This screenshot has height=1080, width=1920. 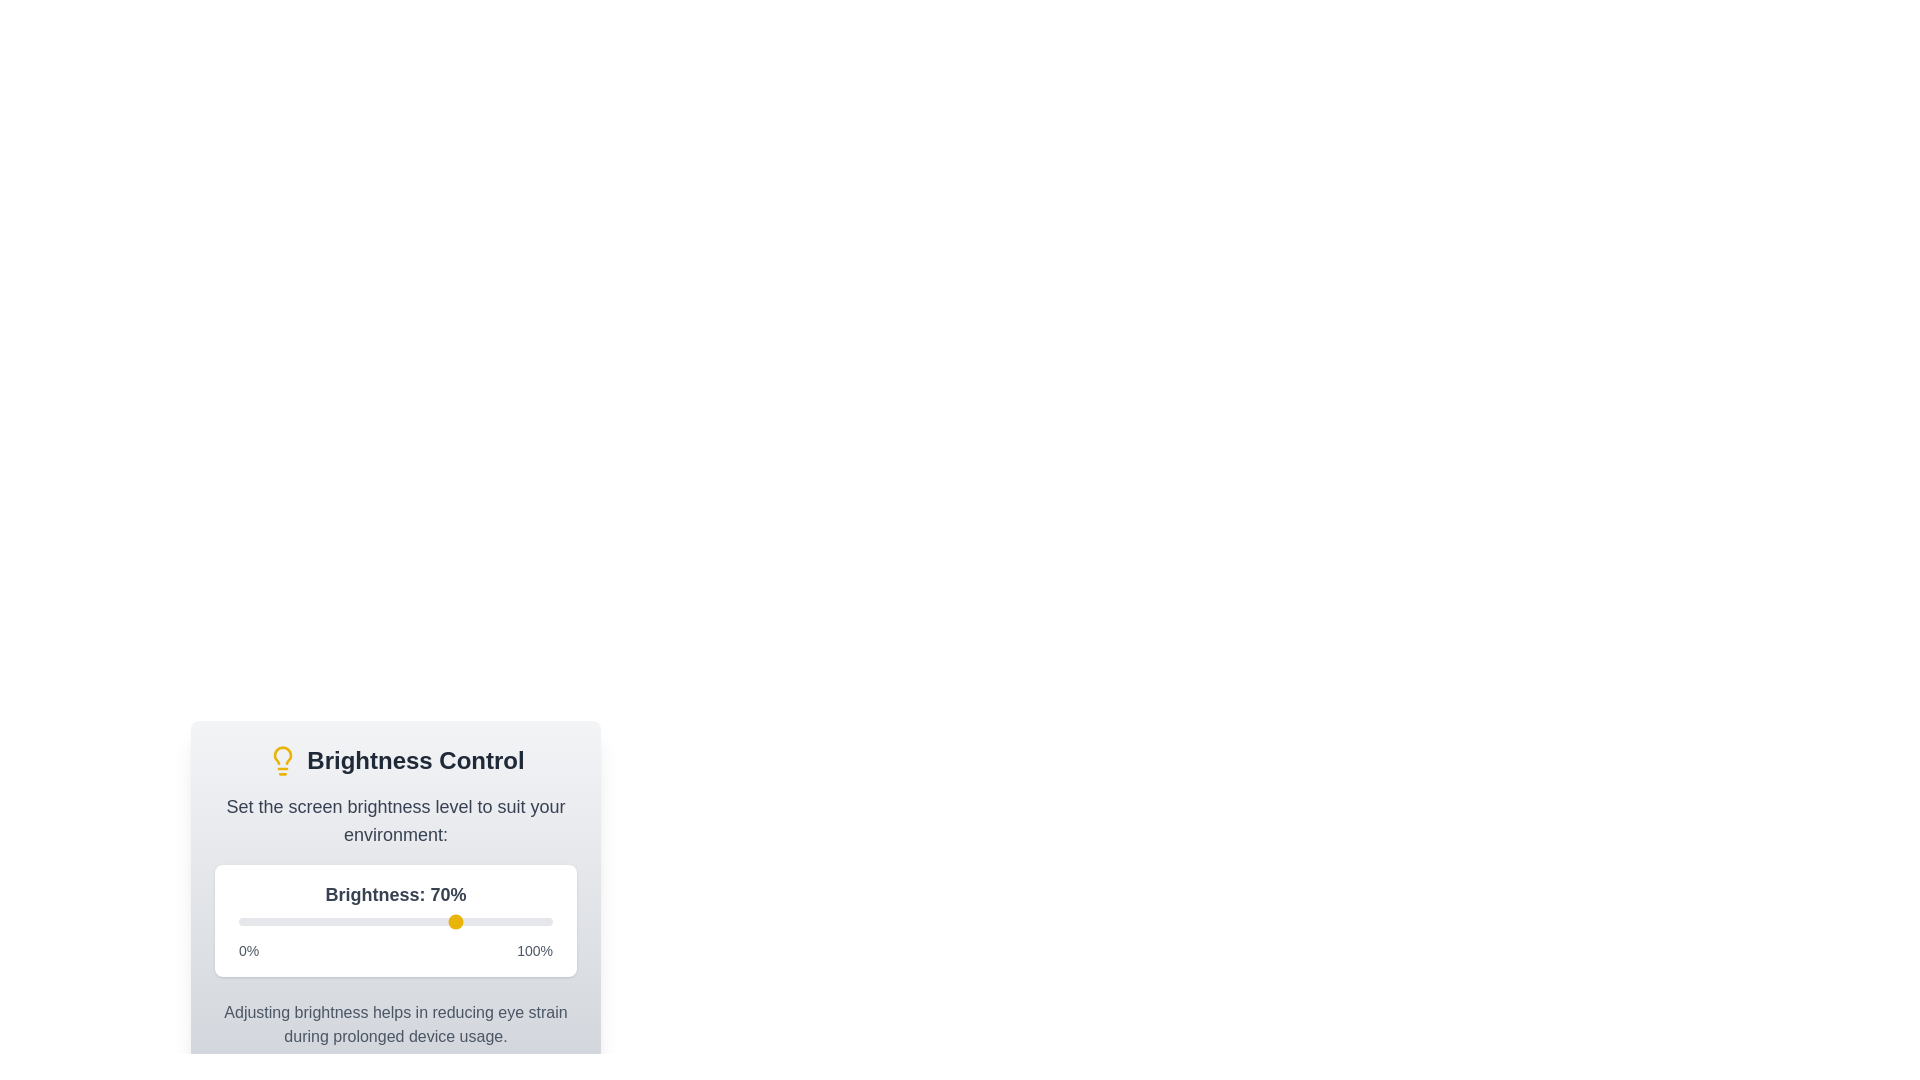 I want to click on the brightness slider to 87%, so click(x=512, y=921).